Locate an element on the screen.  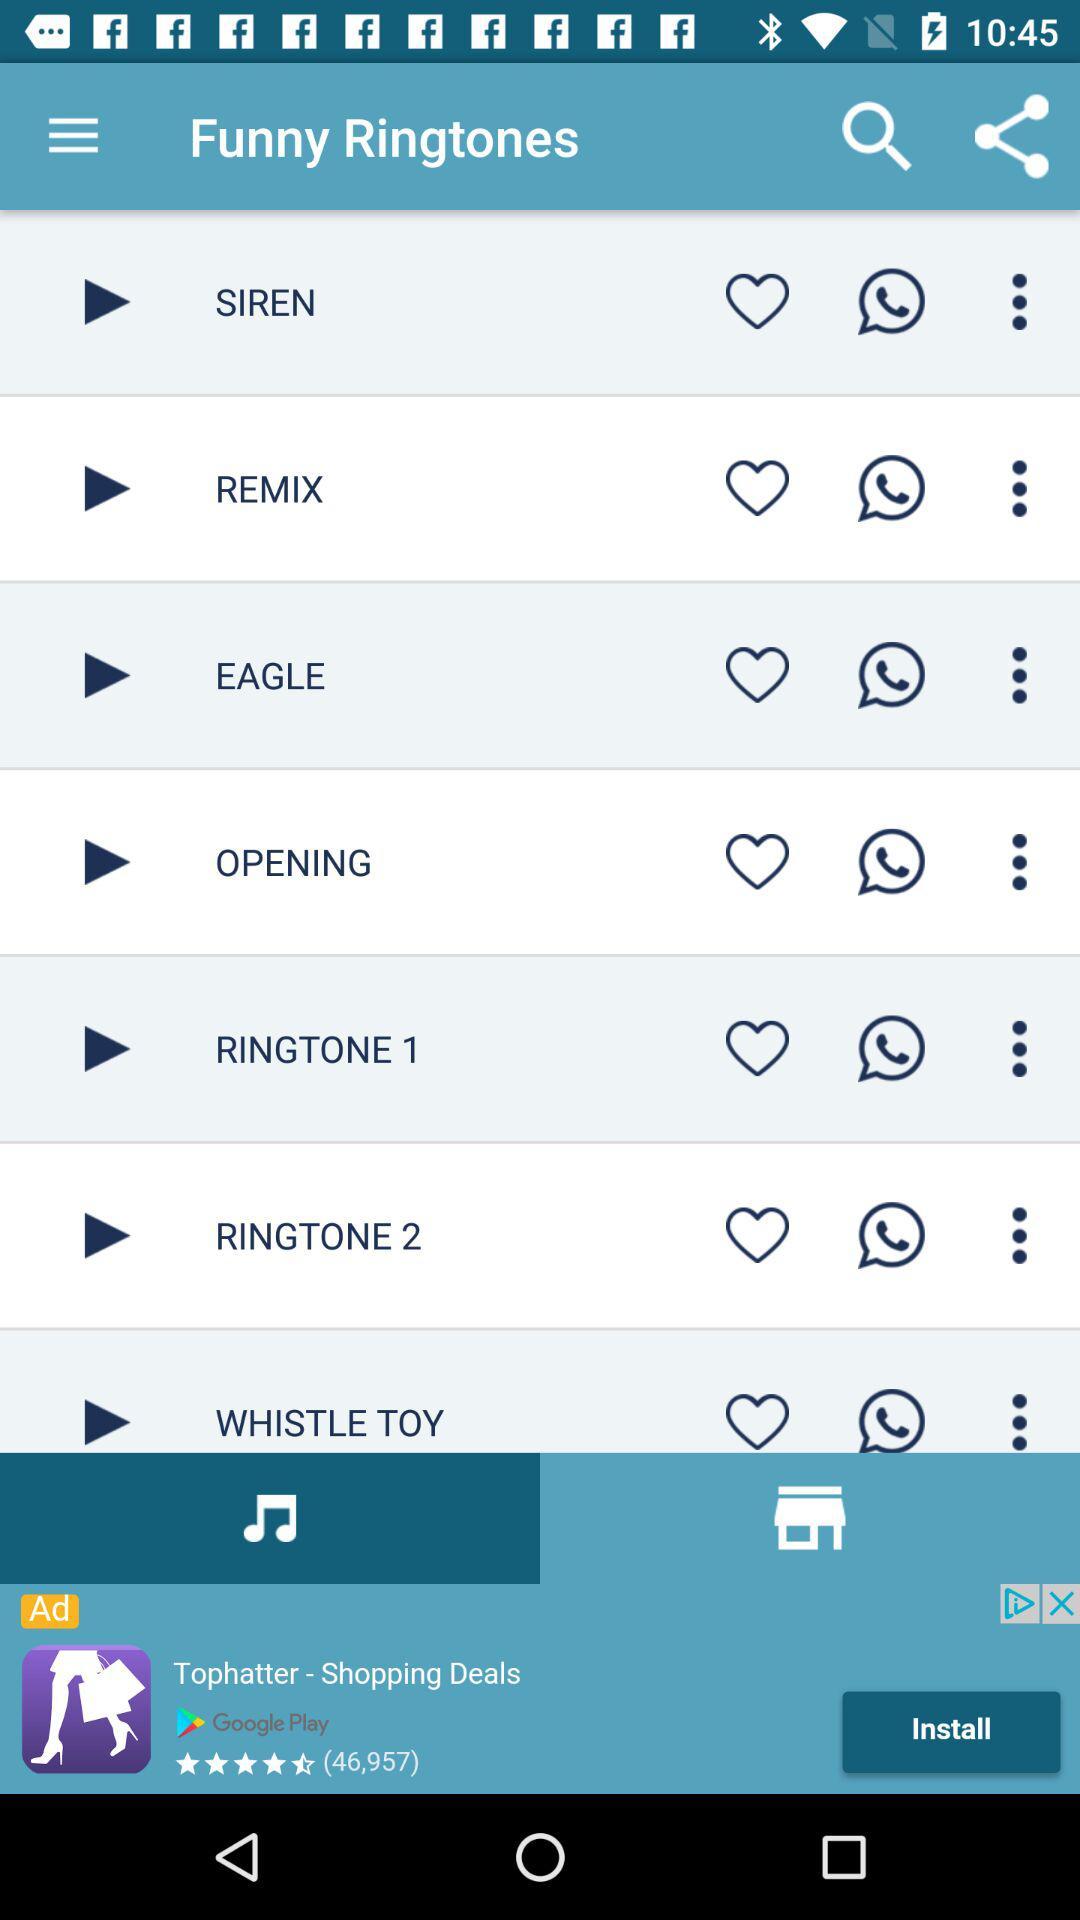
the song is located at coordinates (107, 300).